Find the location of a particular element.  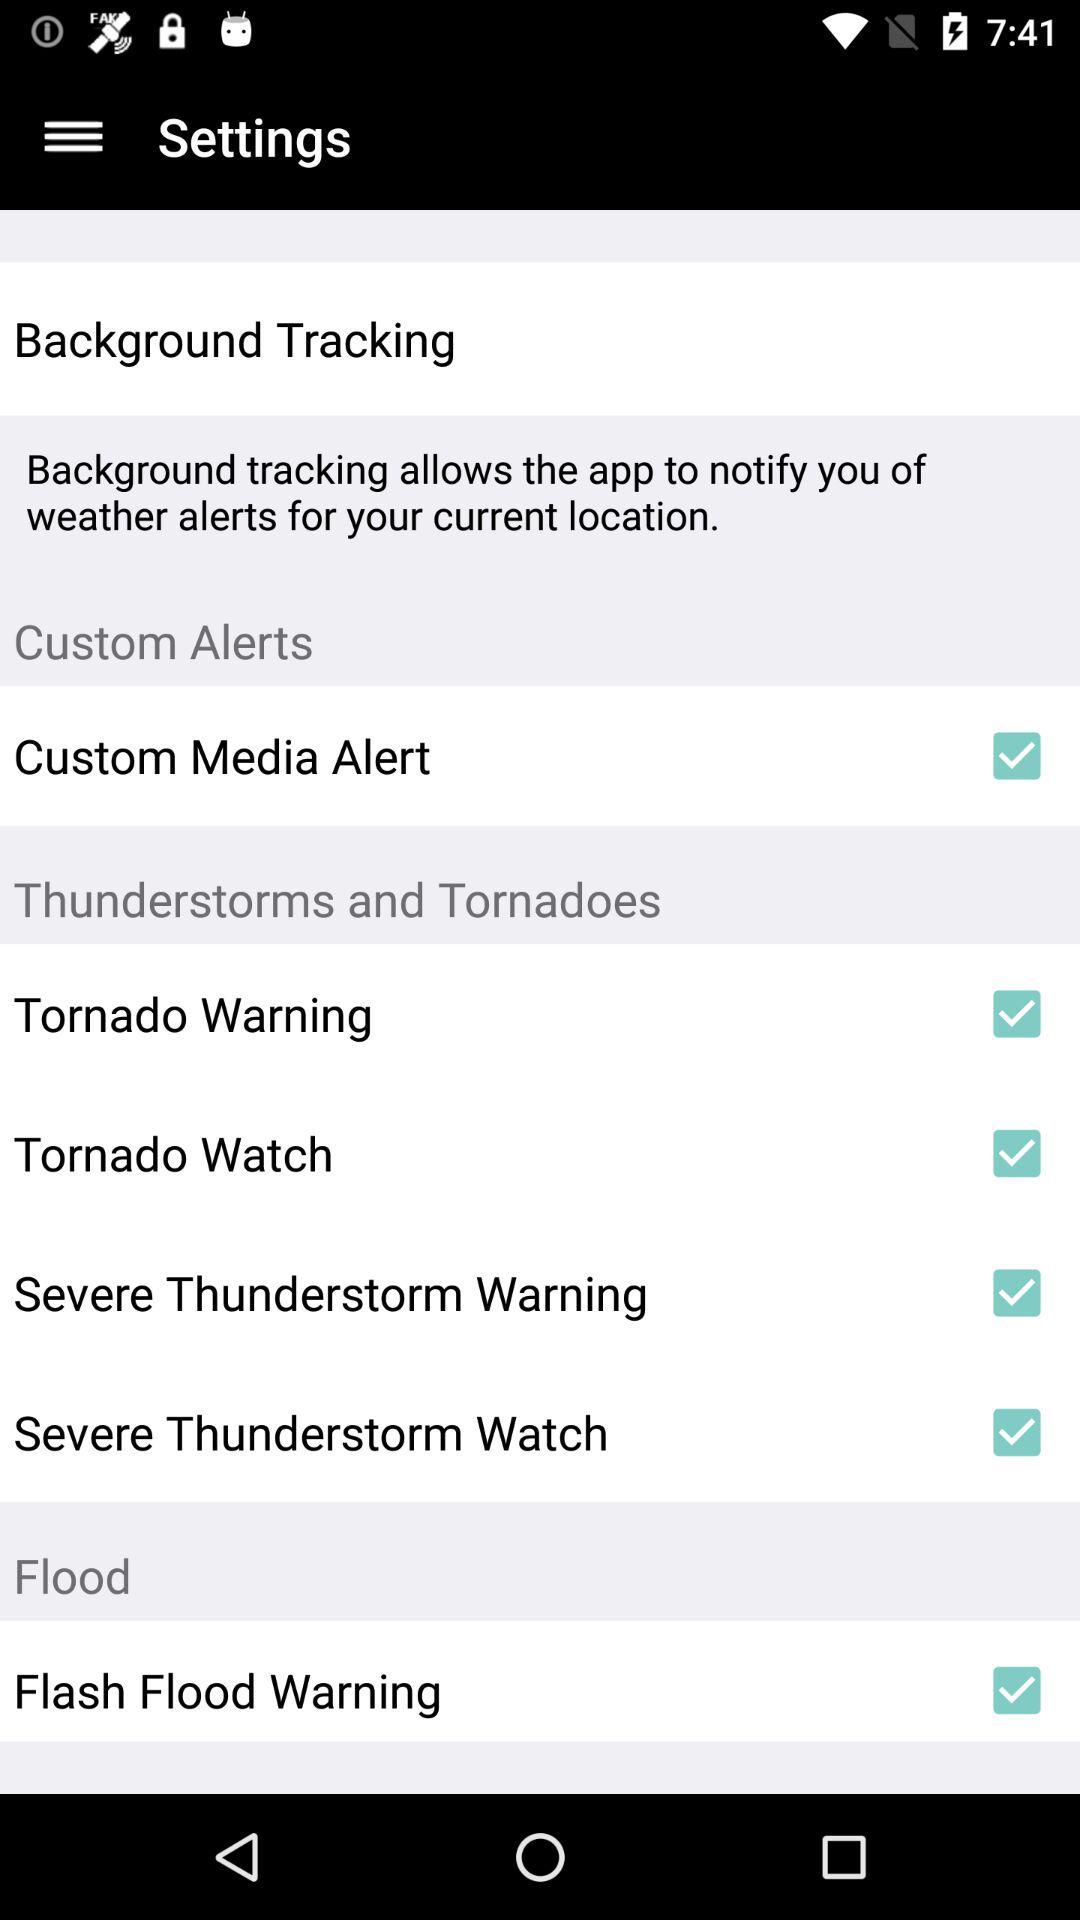

icon above flood is located at coordinates (1017, 1431).